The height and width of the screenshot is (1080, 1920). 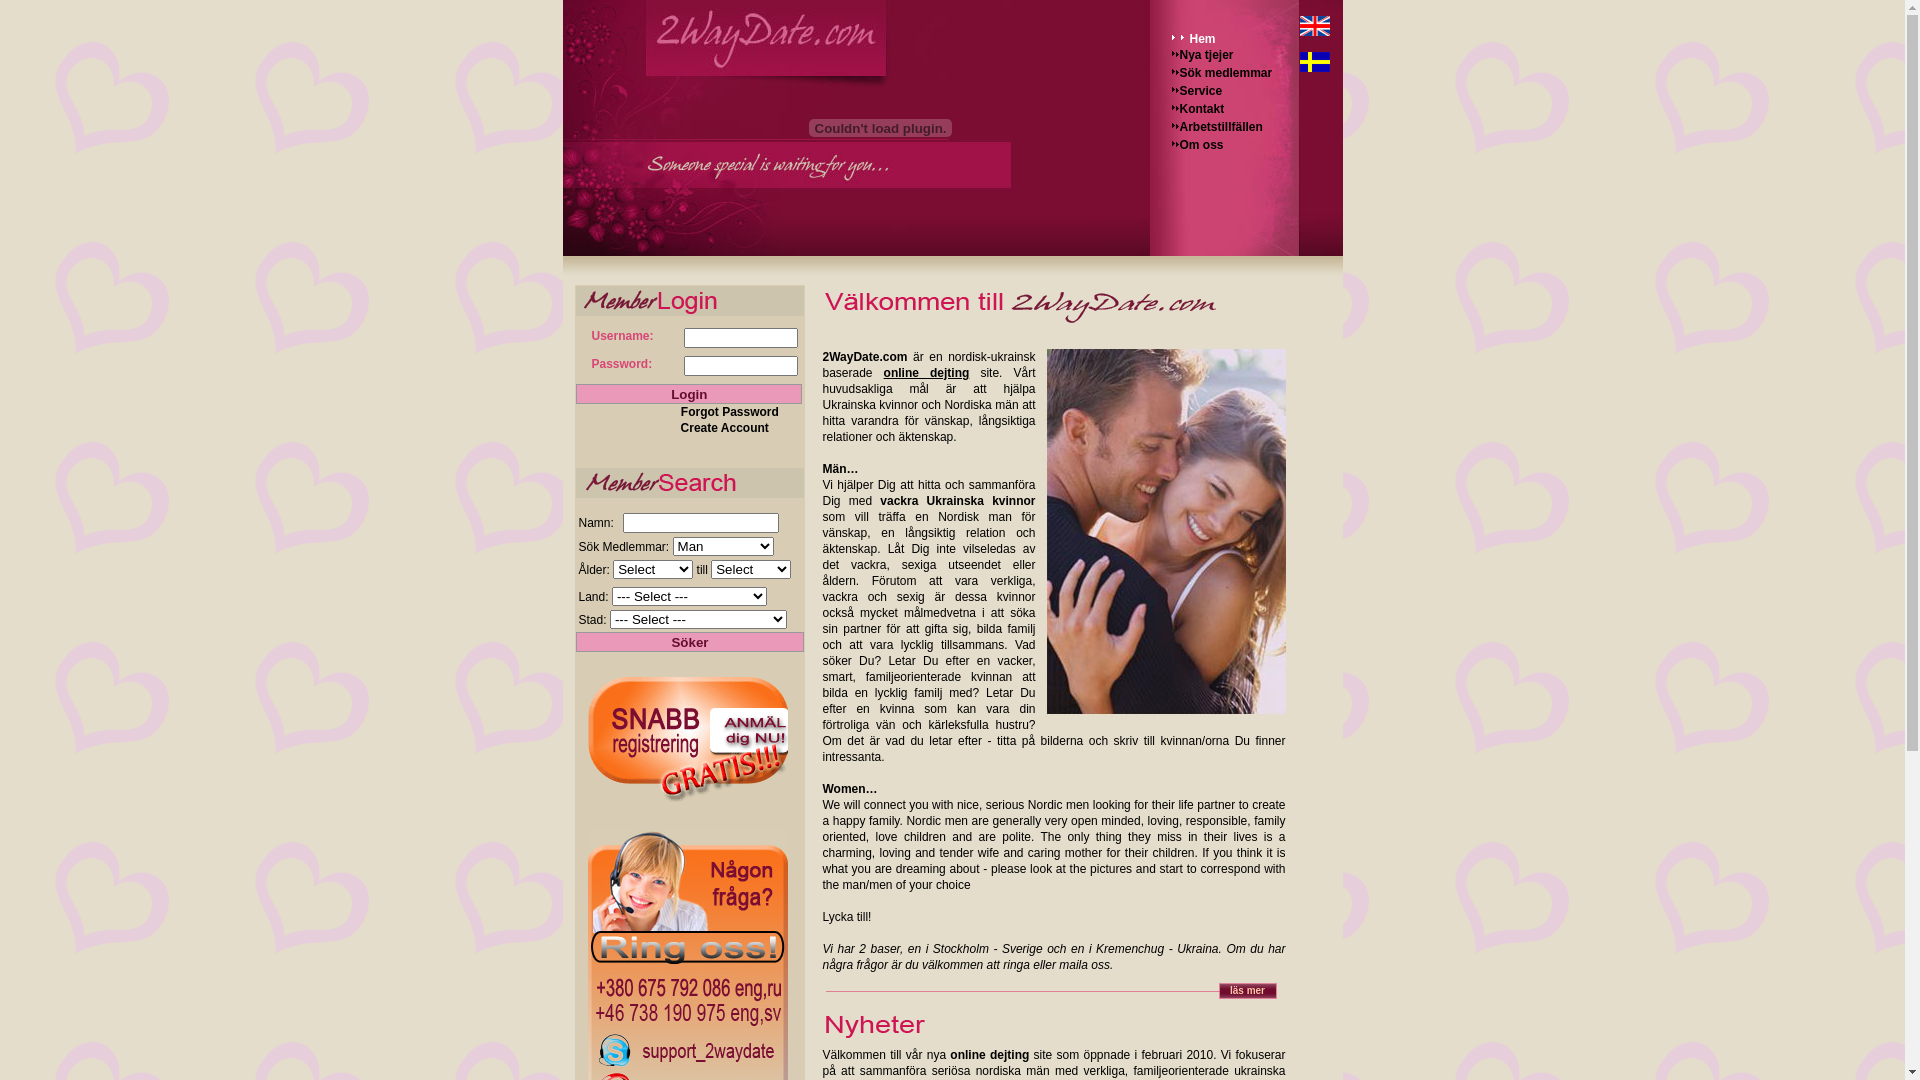 What do you see at coordinates (1176, 108) in the screenshot?
I see `'Kontakt'` at bounding box center [1176, 108].